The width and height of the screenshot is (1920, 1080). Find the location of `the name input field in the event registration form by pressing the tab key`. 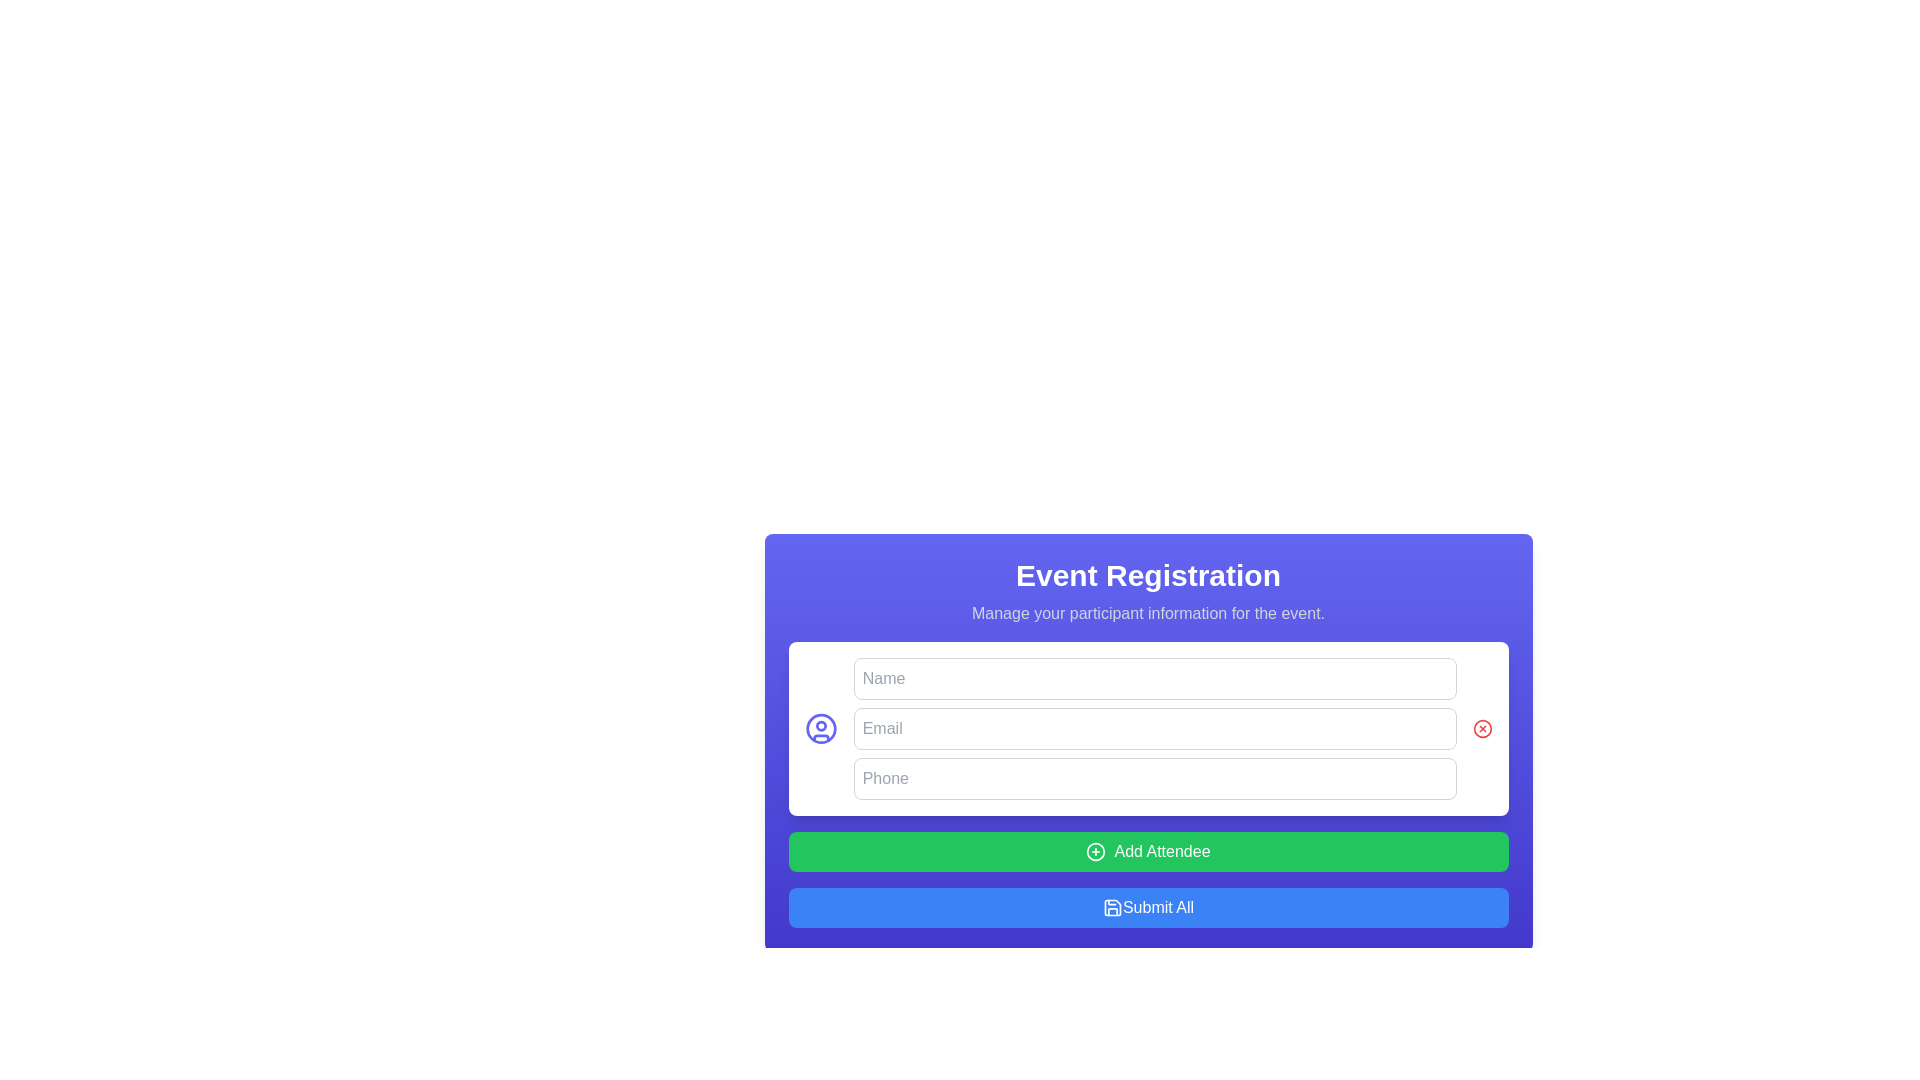

the name input field in the event registration form by pressing the tab key is located at coordinates (1155, 677).